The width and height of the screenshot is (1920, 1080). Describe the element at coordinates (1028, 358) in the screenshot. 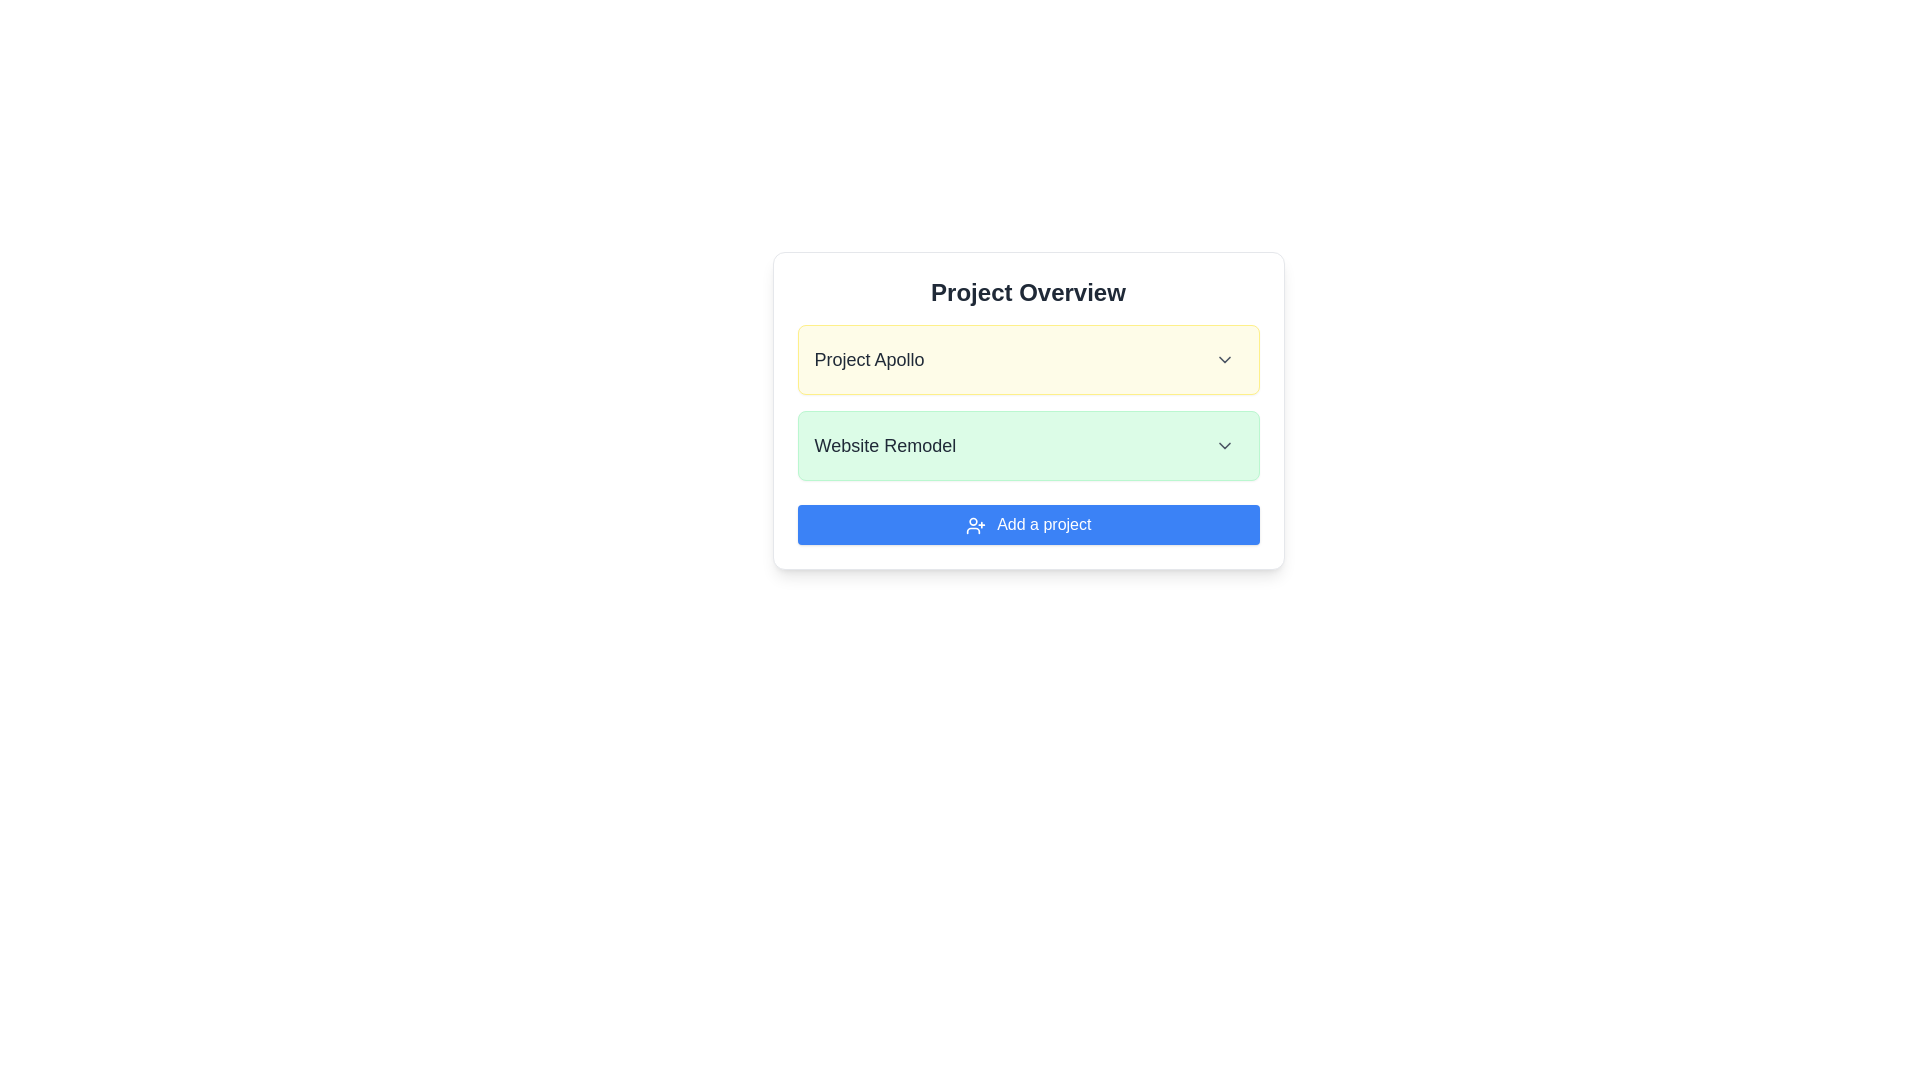

I see `the first dropdown selector item related to 'Project Apollo'` at that location.